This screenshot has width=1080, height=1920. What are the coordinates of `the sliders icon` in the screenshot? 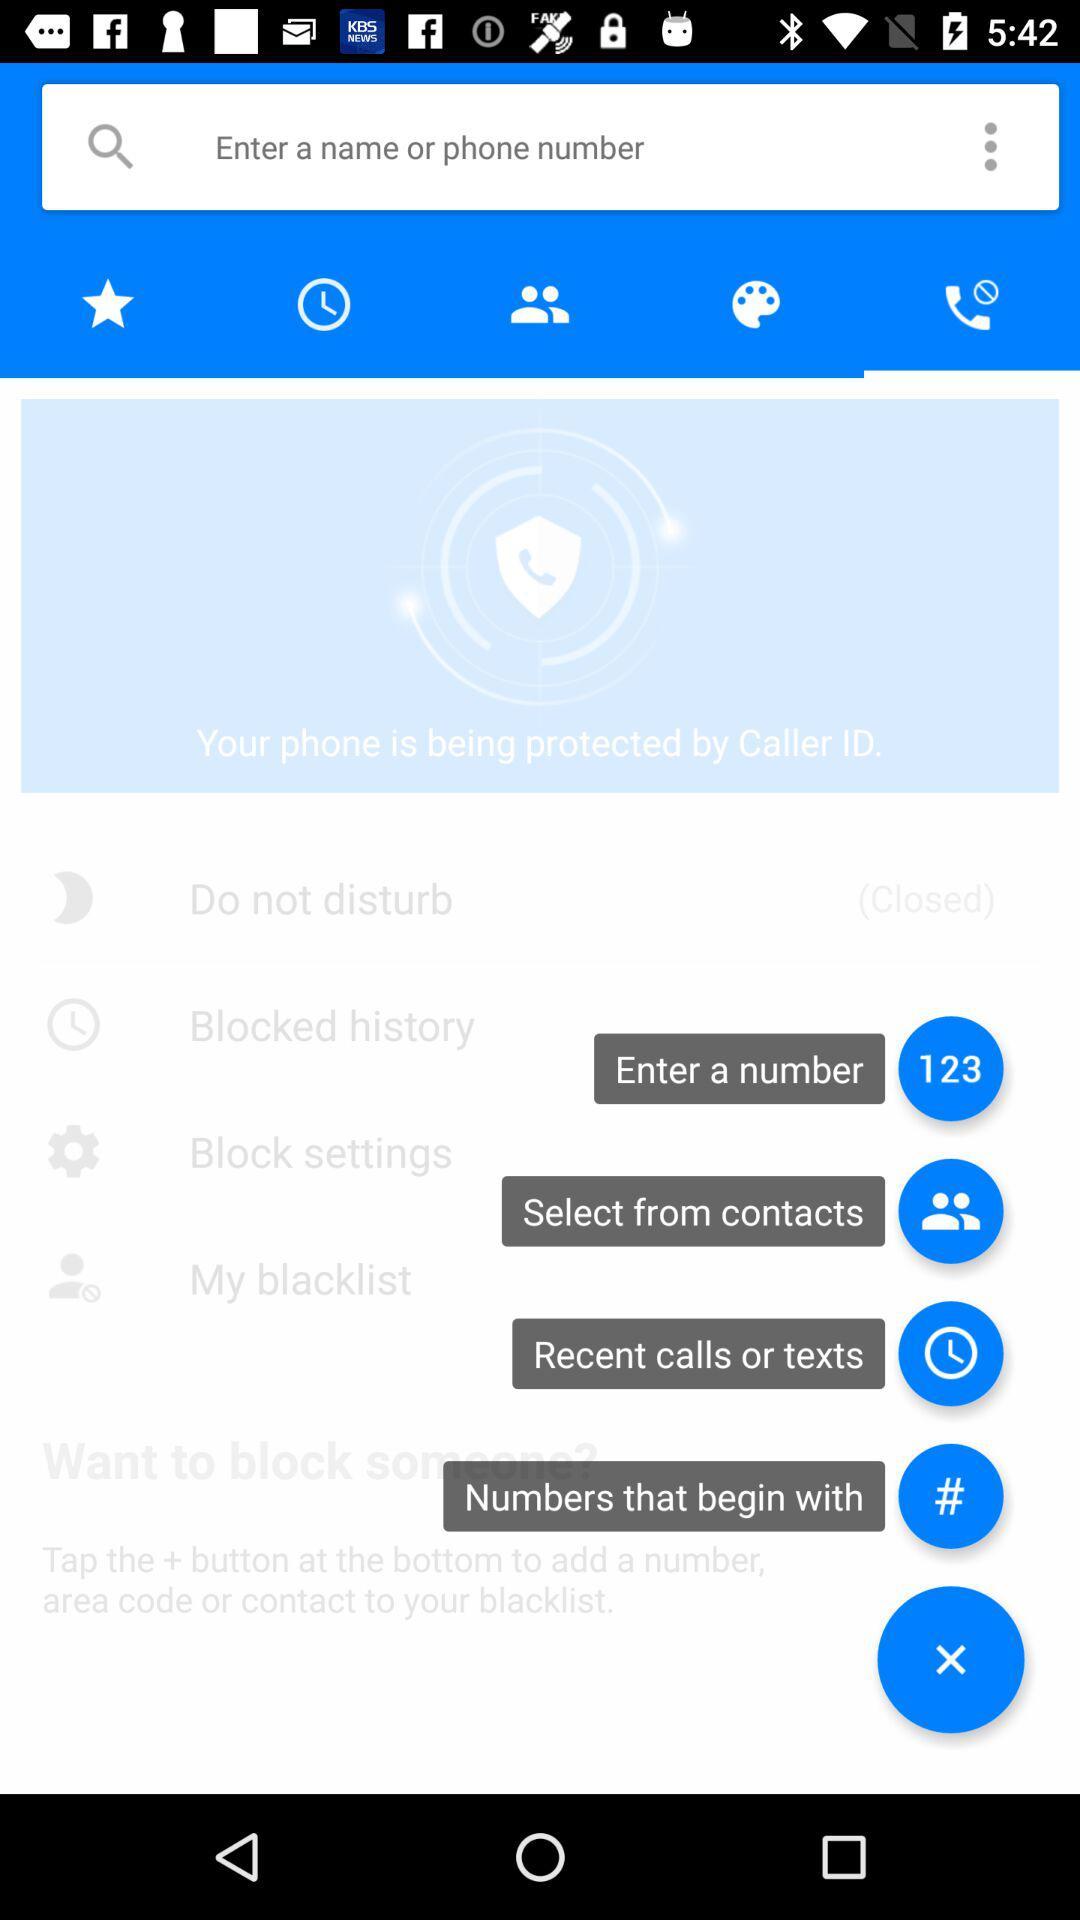 It's located at (950, 1496).